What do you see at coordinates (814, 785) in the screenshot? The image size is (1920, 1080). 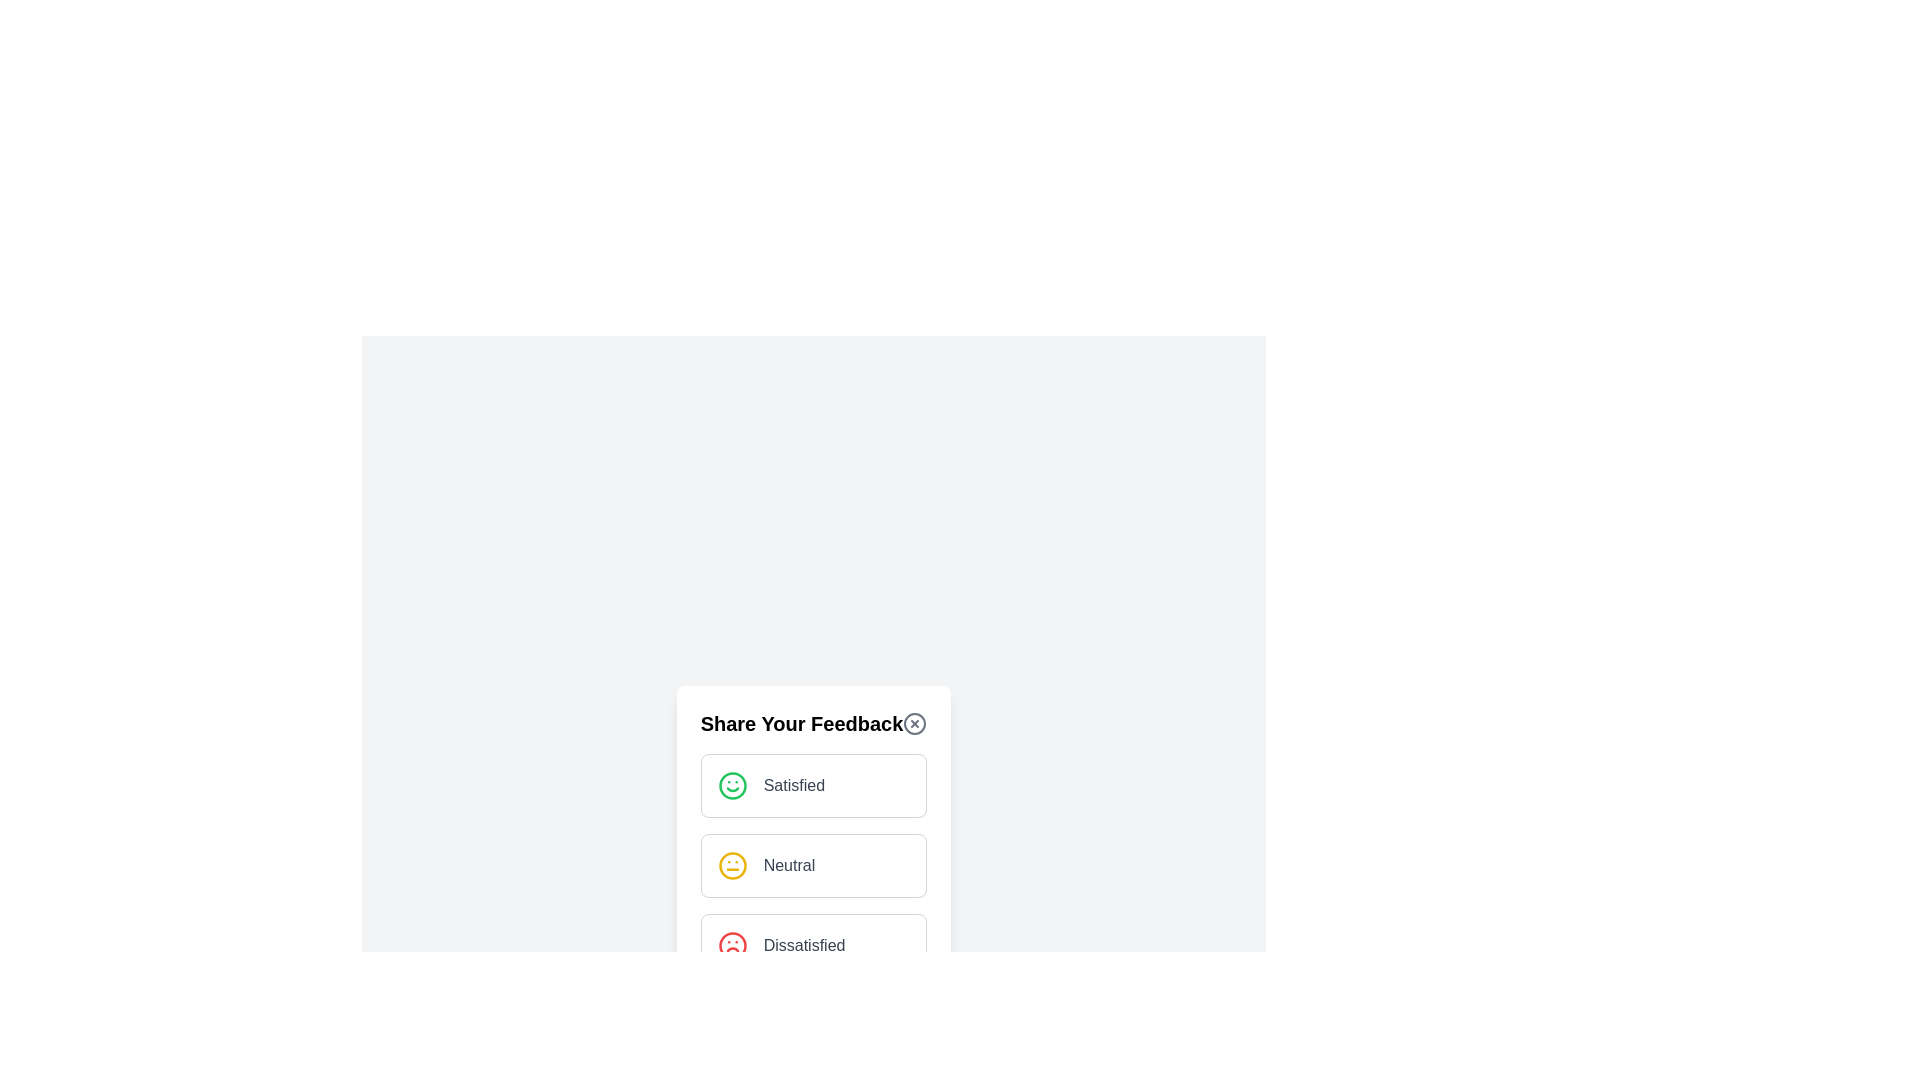 I see `the feedback option Satisfied to select it` at bounding box center [814, 785].